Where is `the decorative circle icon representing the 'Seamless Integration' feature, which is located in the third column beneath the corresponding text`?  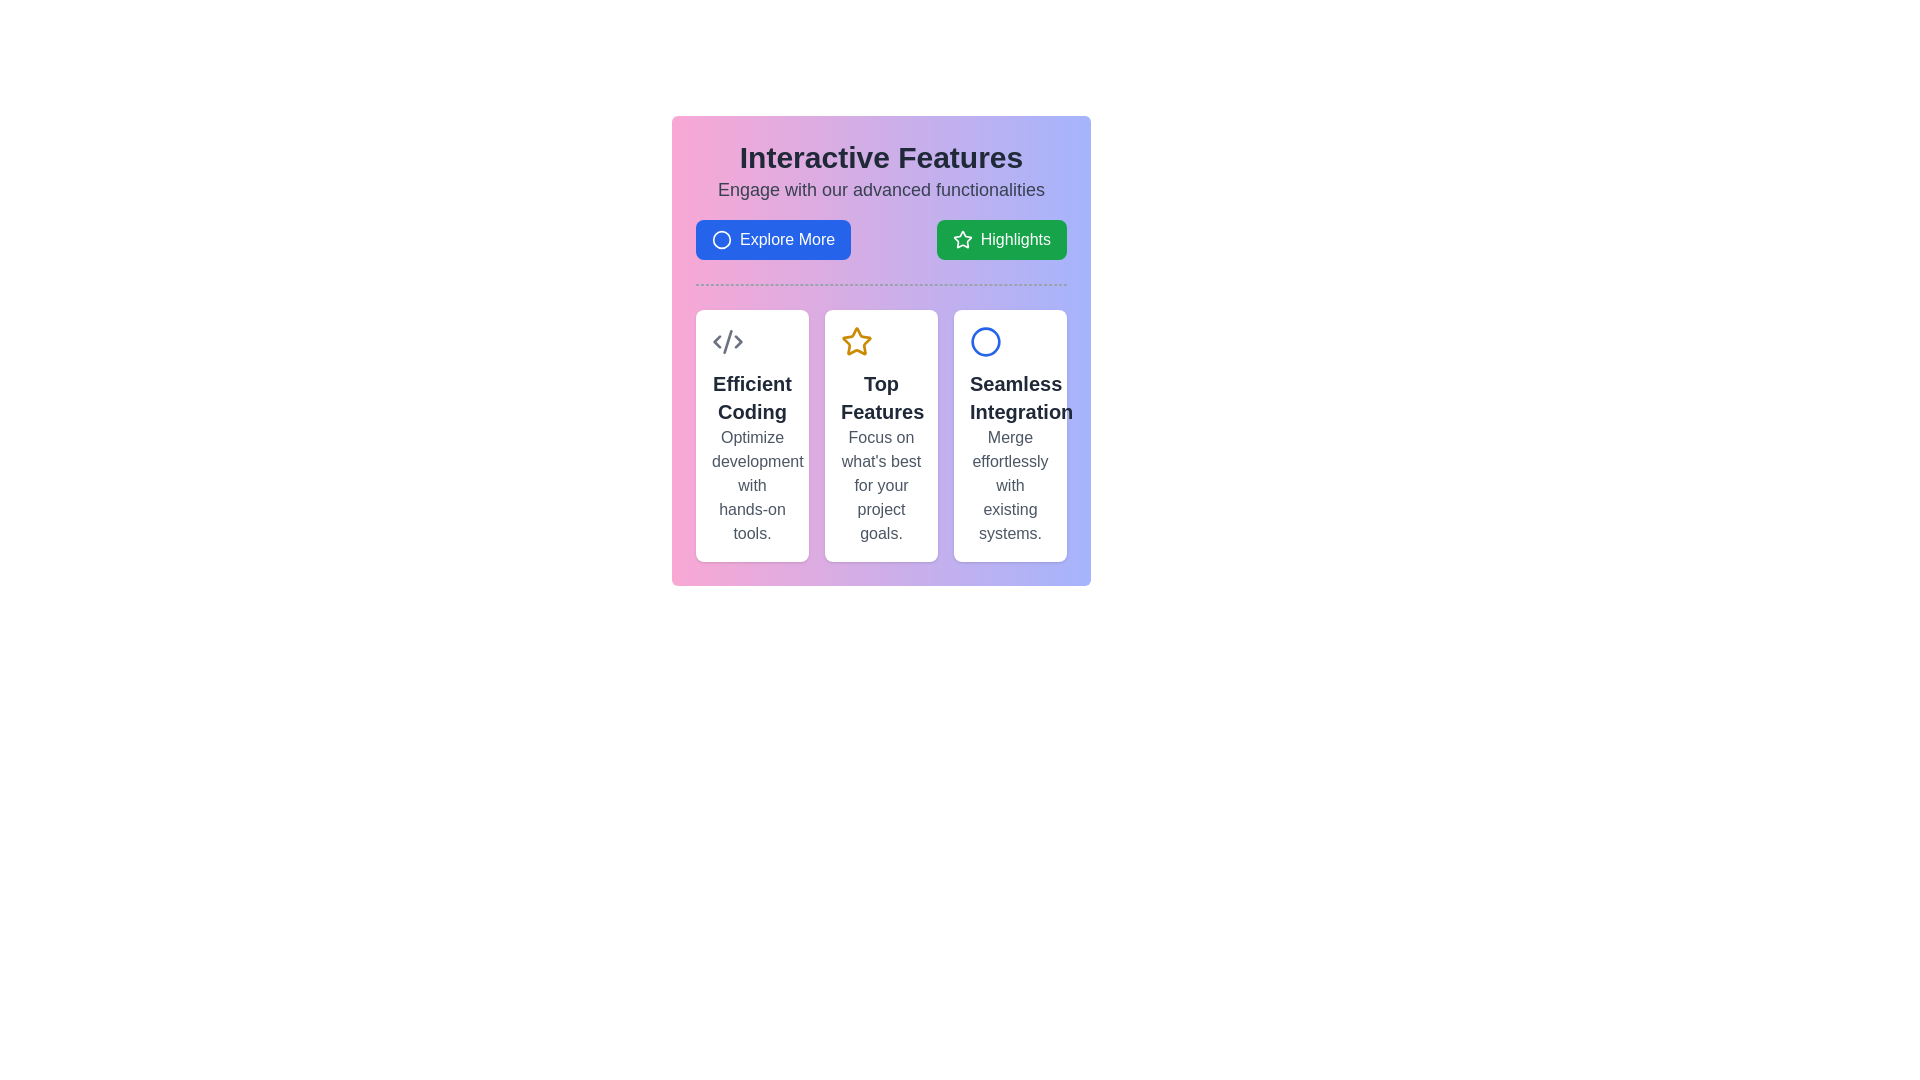
the decorative circle icon representing the 'Seamless Integration' feature, which is located in the third column beneath the corresponding text is located at coordinates (985, 341).